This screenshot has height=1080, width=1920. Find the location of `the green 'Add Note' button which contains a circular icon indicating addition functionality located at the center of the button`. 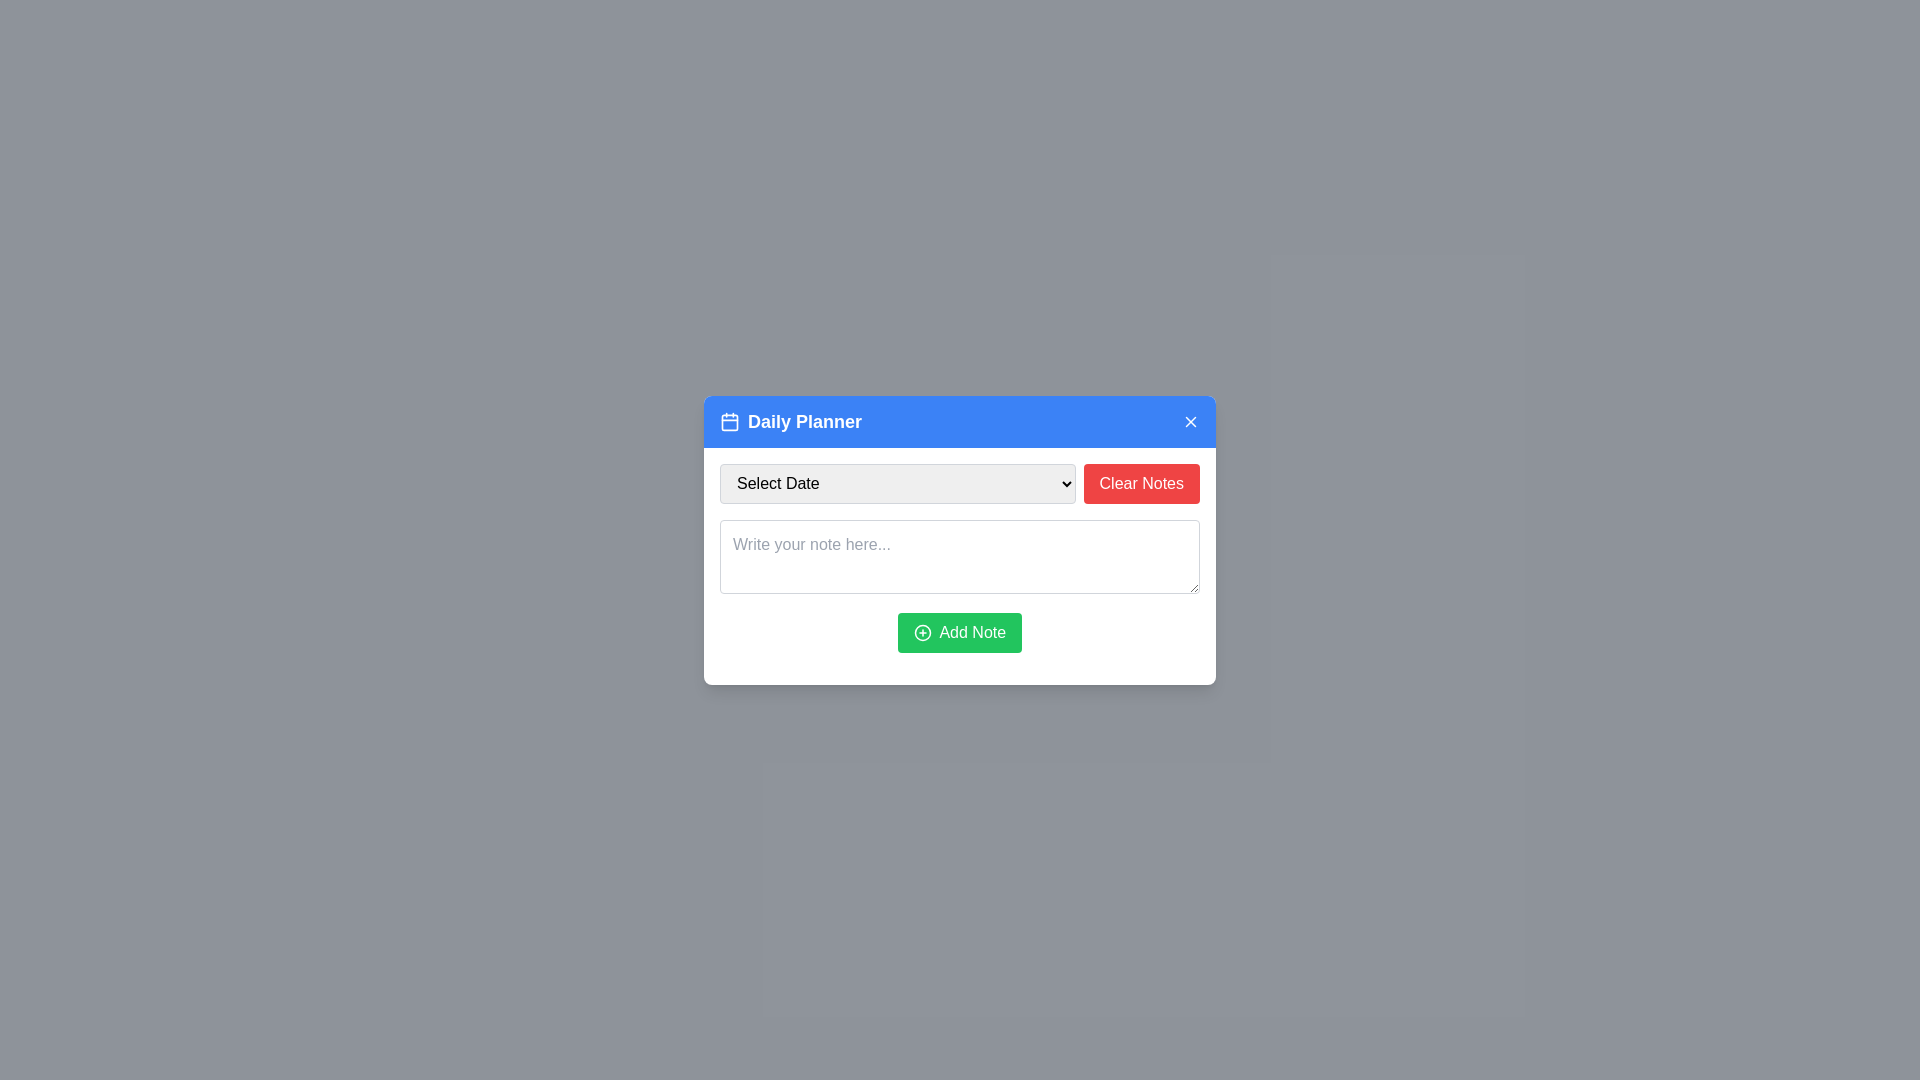

the green 'Add Note' button which contains a circular icon indicating addition functionality located at the center of the button is located at coordinates (921, 633).